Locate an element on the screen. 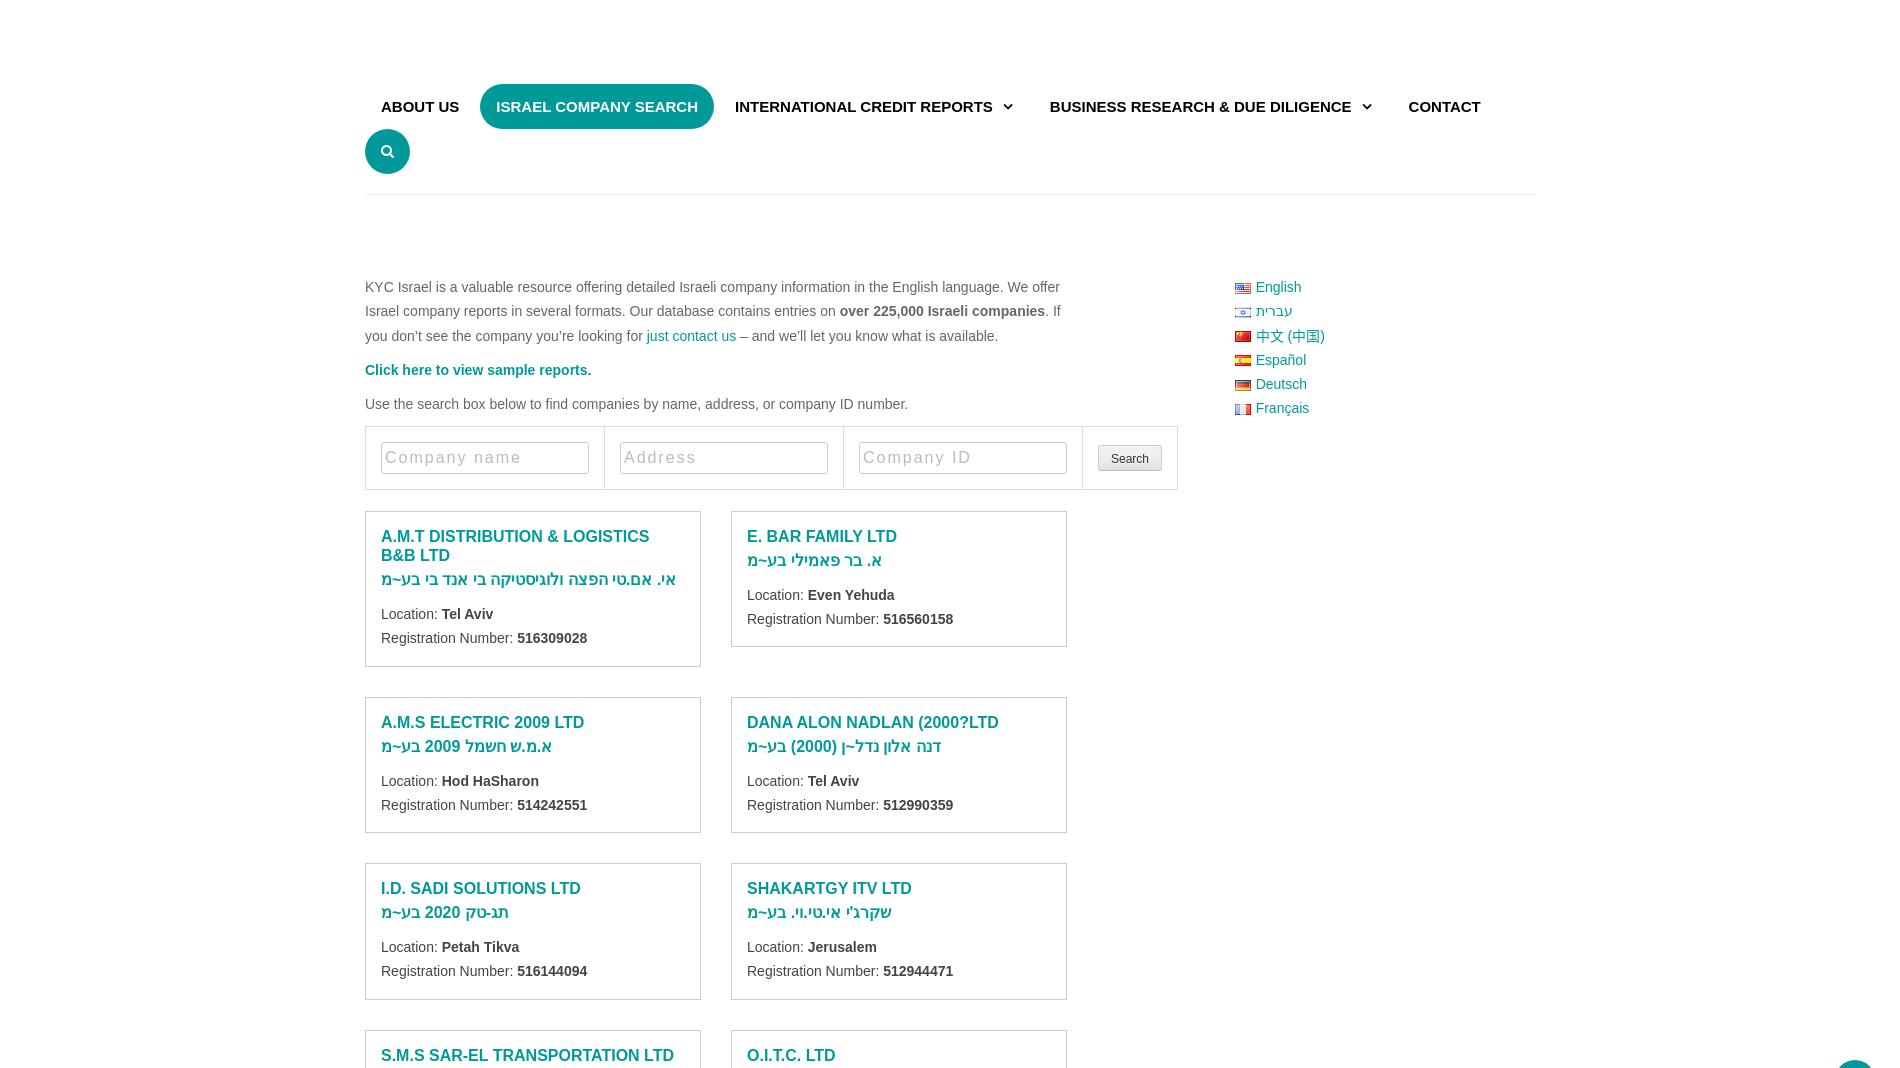 The height and width of the screenshot is (1068, 1900). 'SHAKARTGY ITV LTD' is located at coordinates (746, 887).